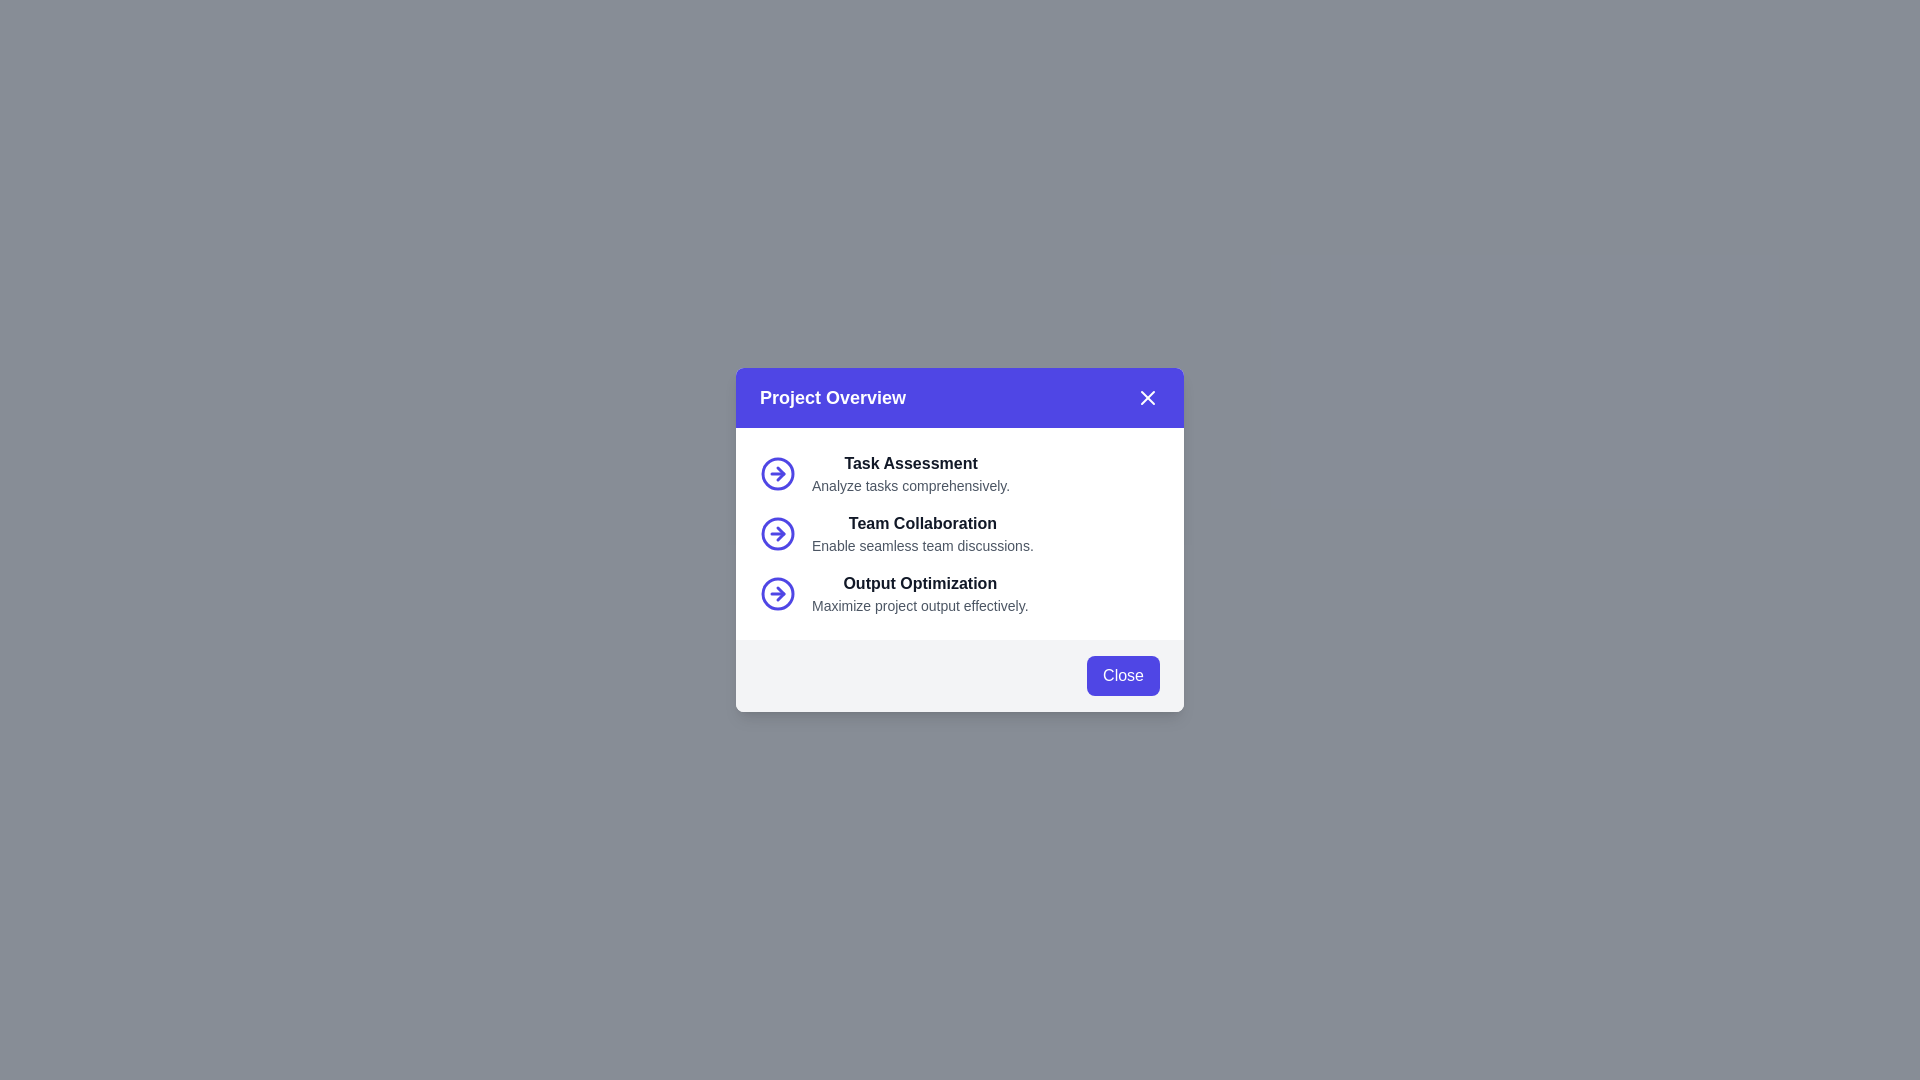 This screenshot has width=1920, height=1080. What do you see at coordinates (921, 546) in the screenshot?
I see `the Text label providing a description of the 'Team Collaboration' feature in the modal, which is centrally located beneath the 'Team Collaboration' heading` at bounding box center [921, 546].